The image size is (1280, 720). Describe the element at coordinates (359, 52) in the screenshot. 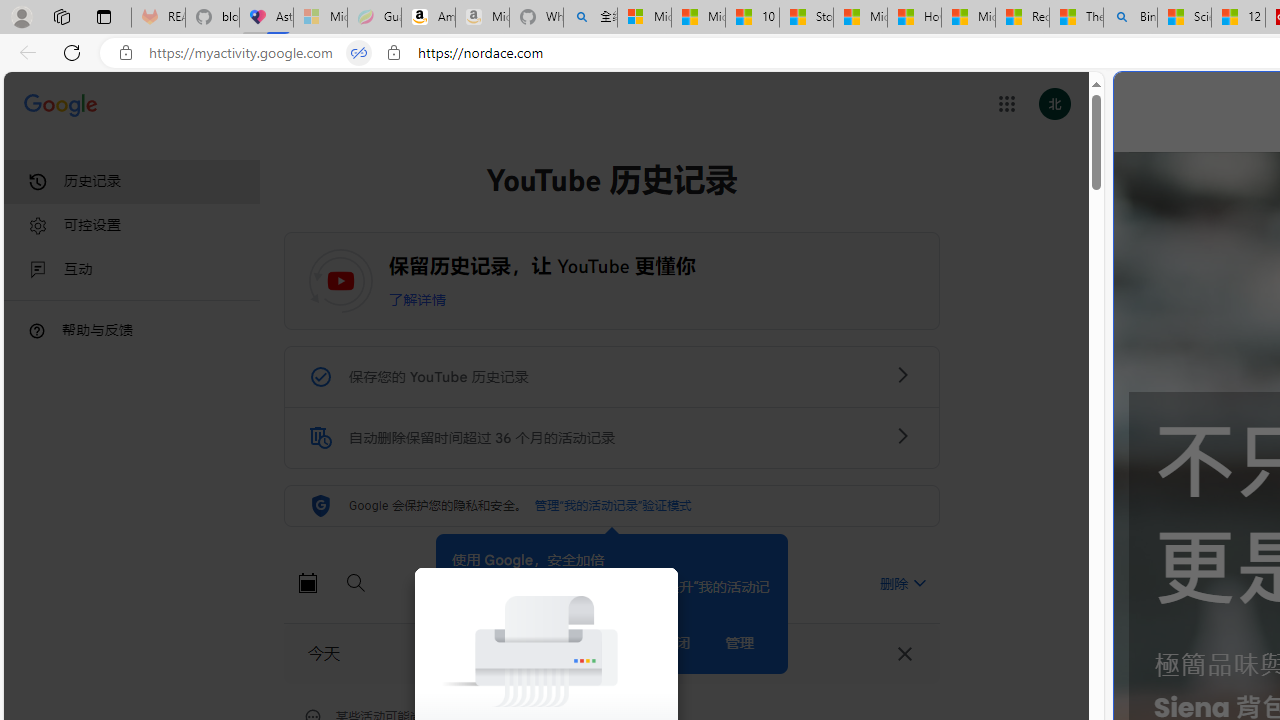

I see `'Tabs in split screen'` at that location.